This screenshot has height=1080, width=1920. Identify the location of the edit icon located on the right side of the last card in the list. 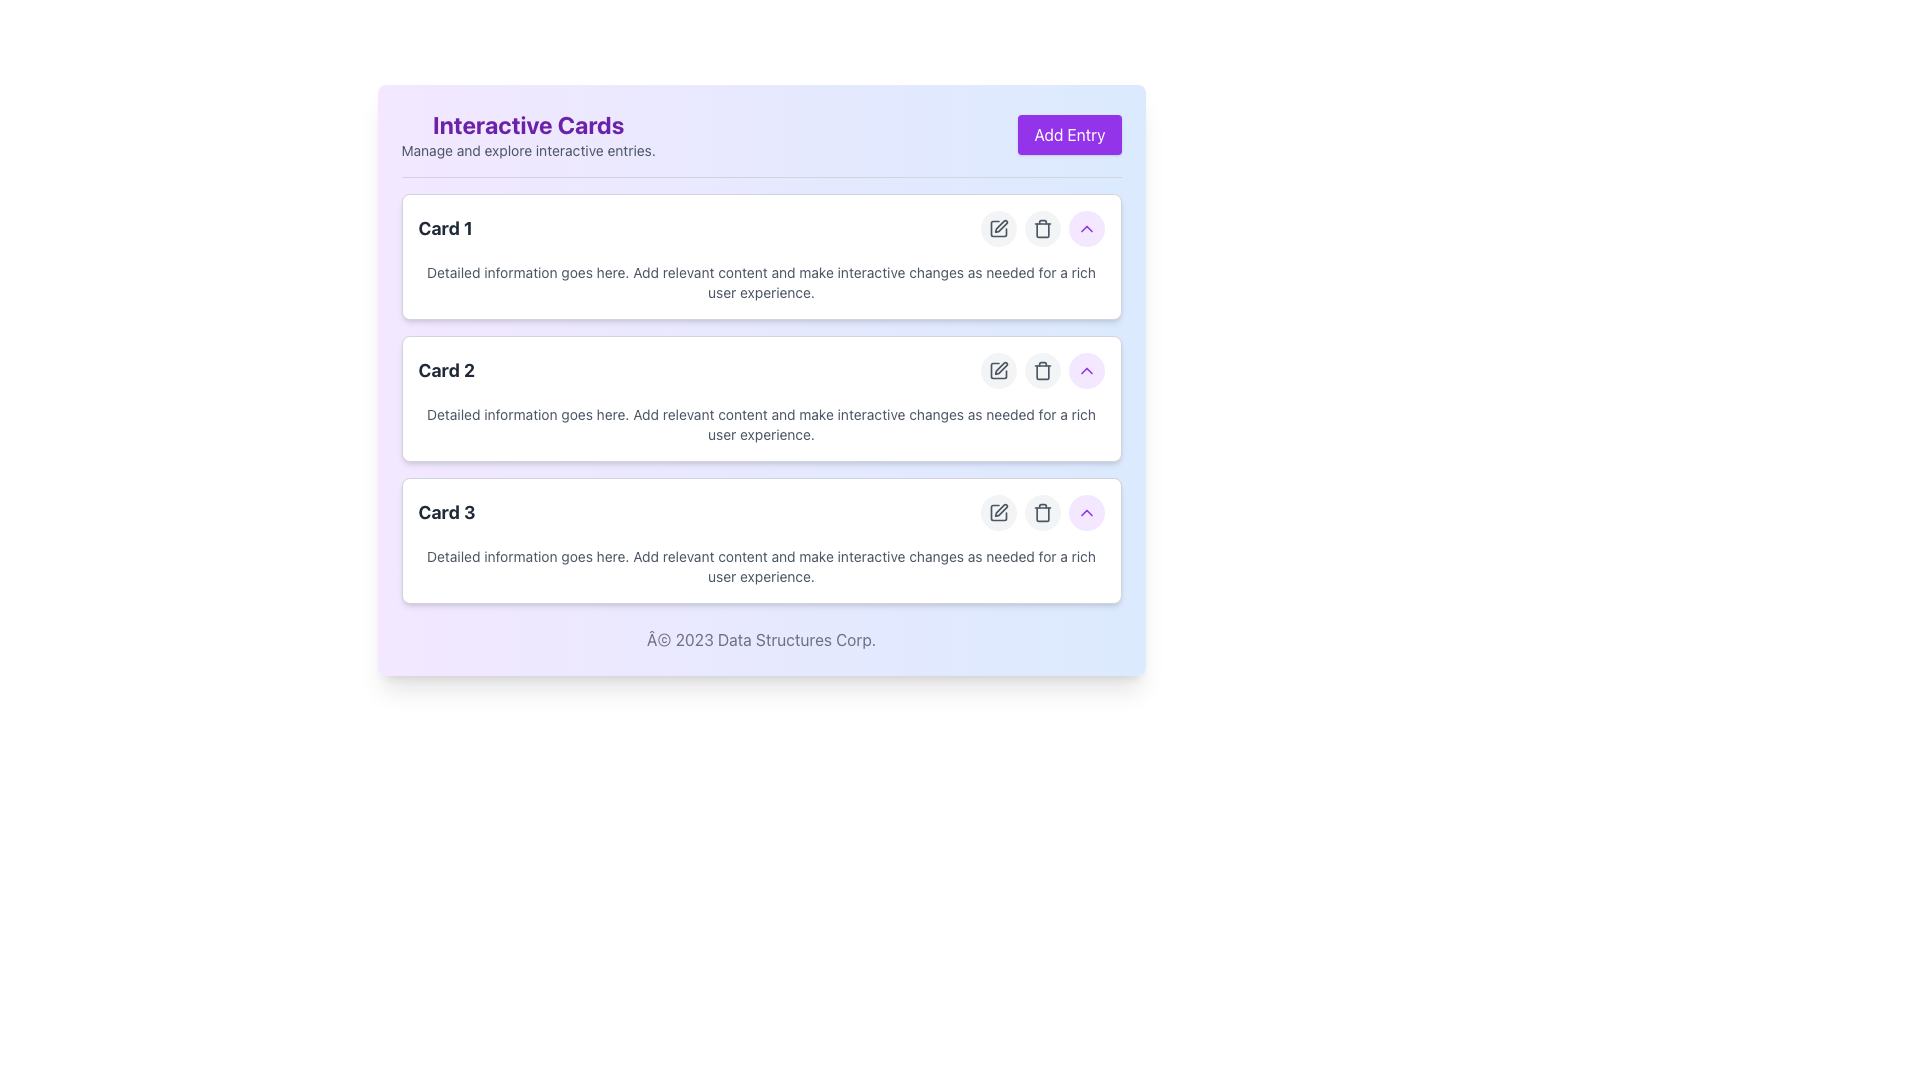
(1001, 509).